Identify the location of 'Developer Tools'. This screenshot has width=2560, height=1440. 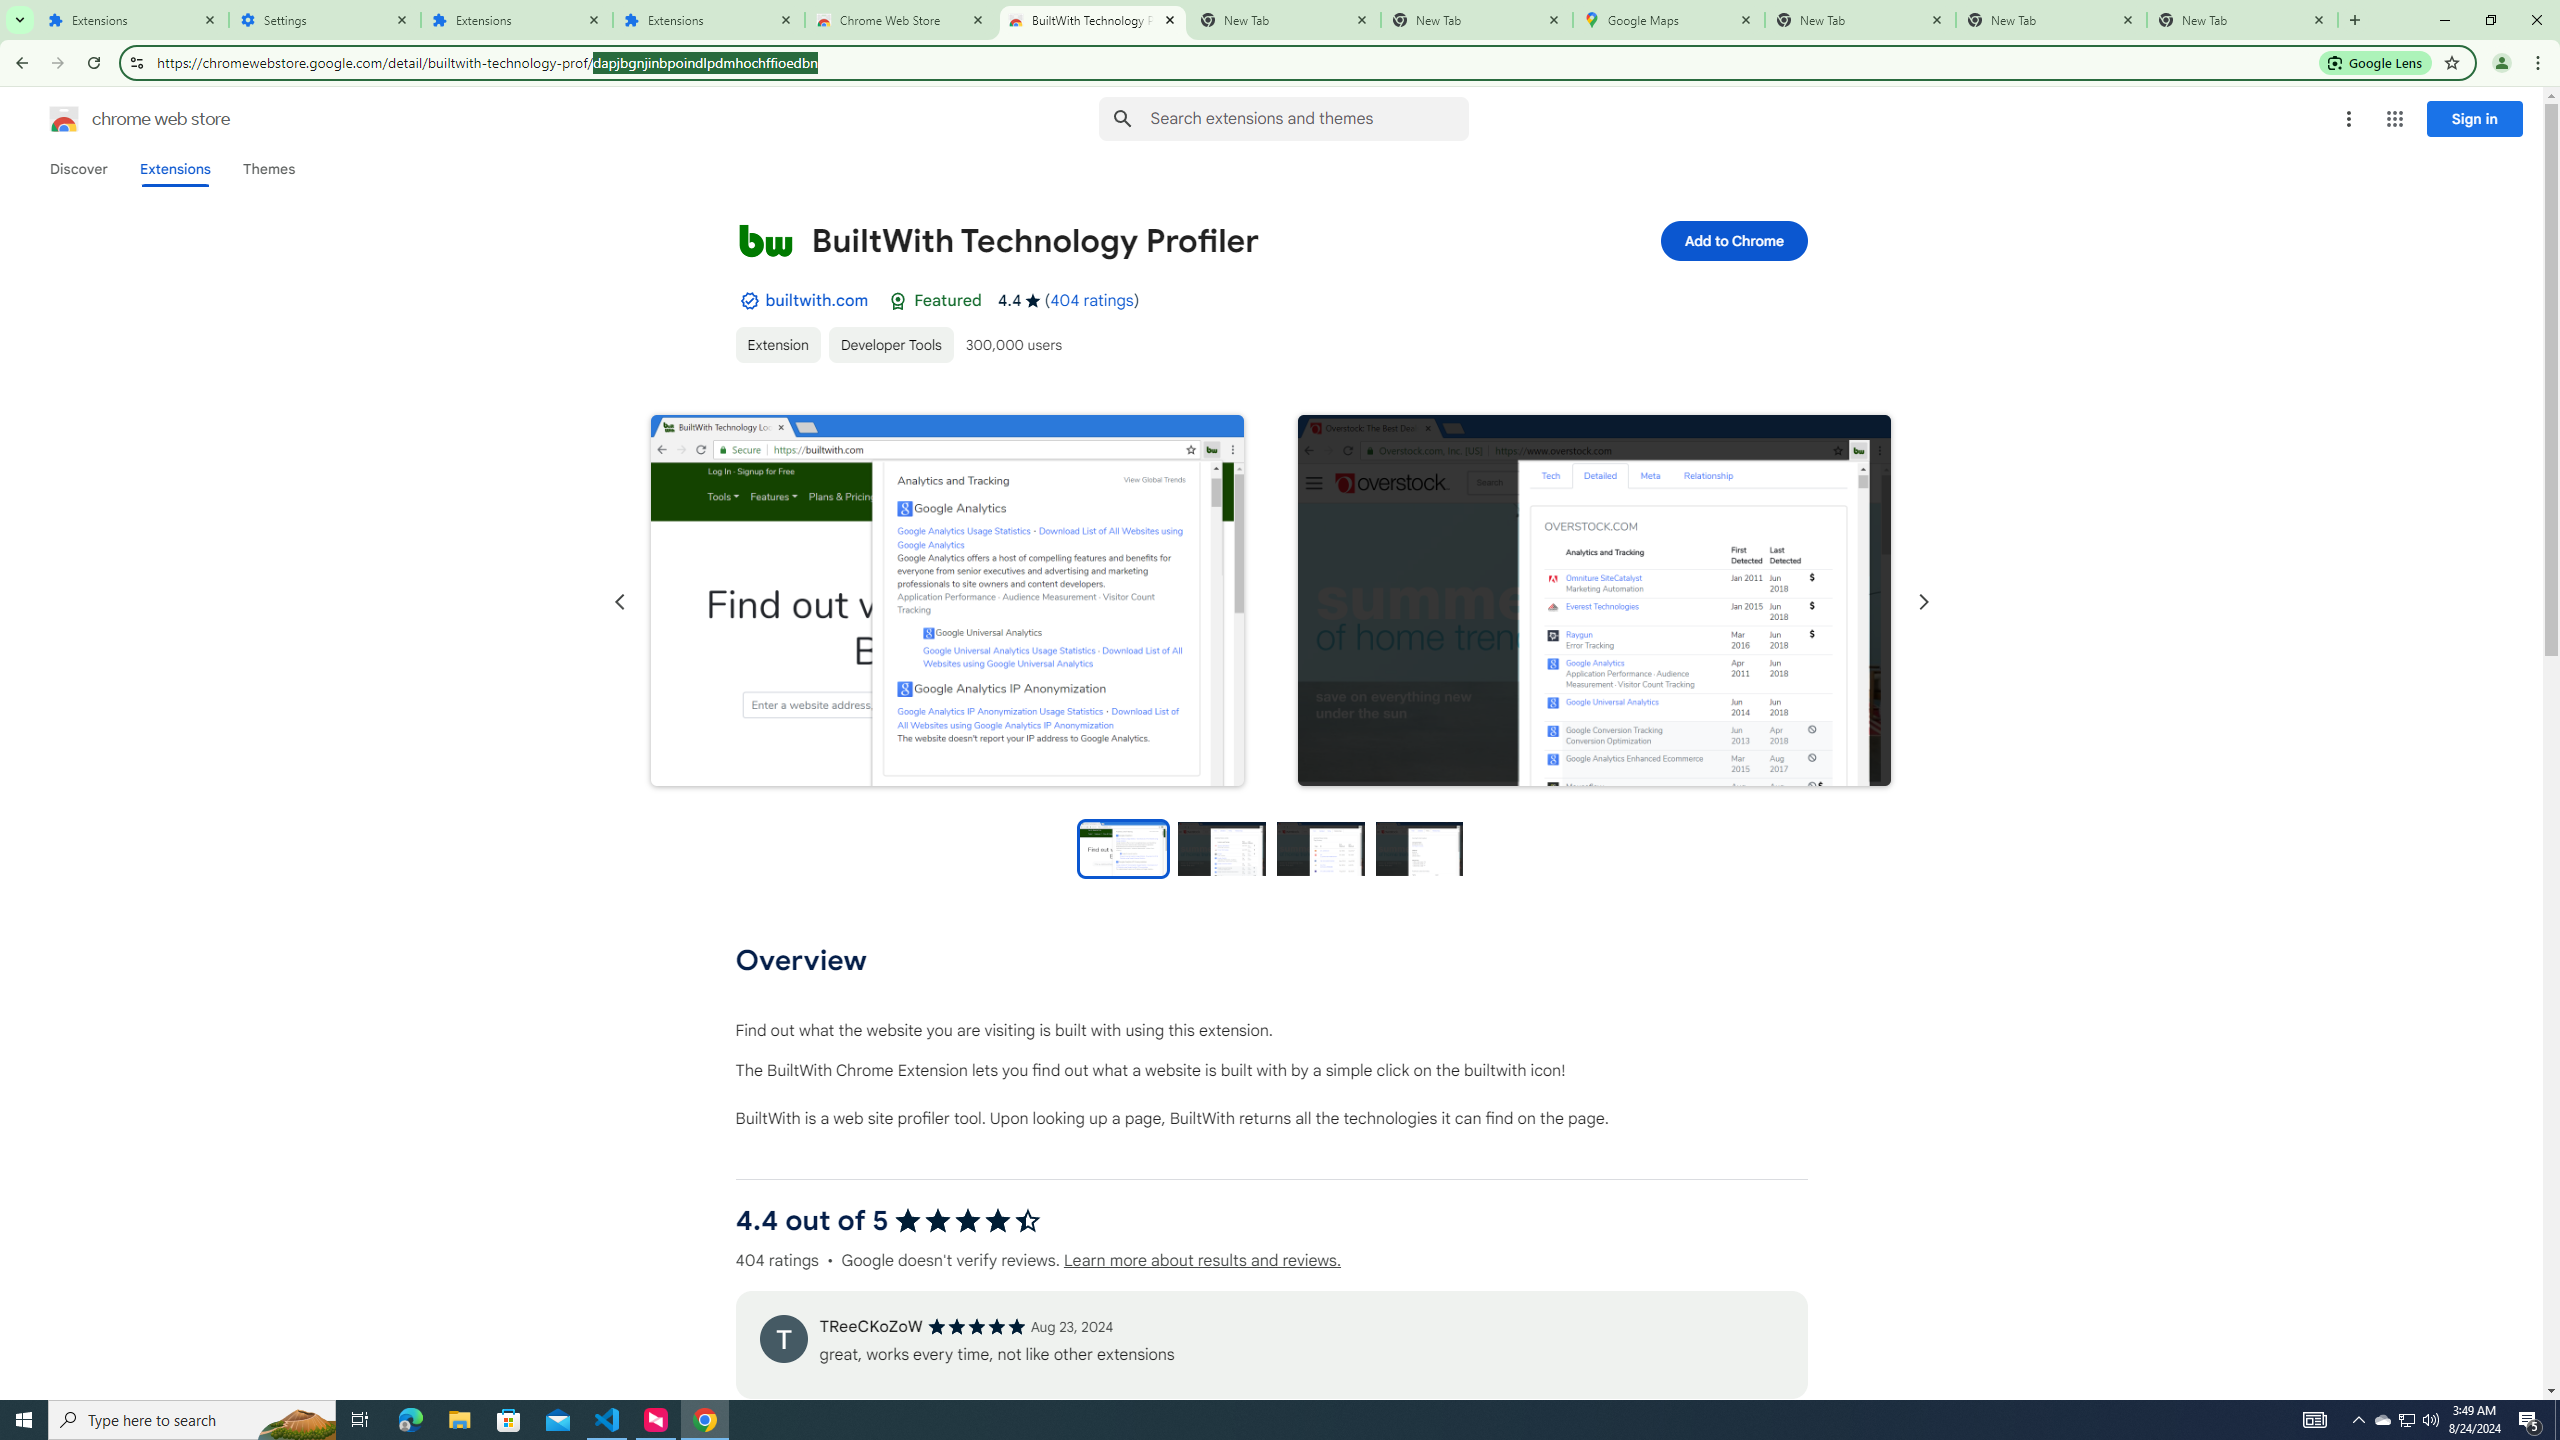
(889, 344).